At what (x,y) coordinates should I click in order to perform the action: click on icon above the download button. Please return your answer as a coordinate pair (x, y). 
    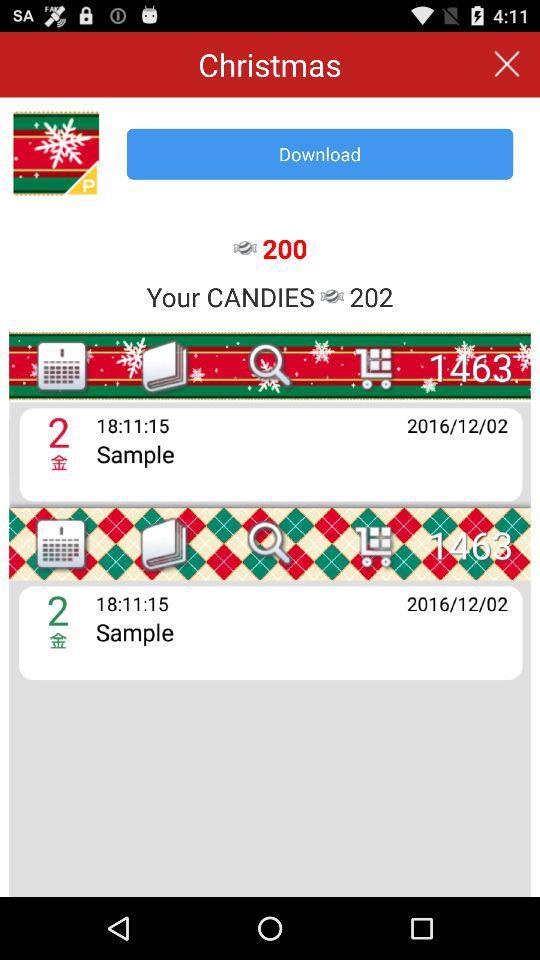
    Looking at the image, I should click on (507, 64).